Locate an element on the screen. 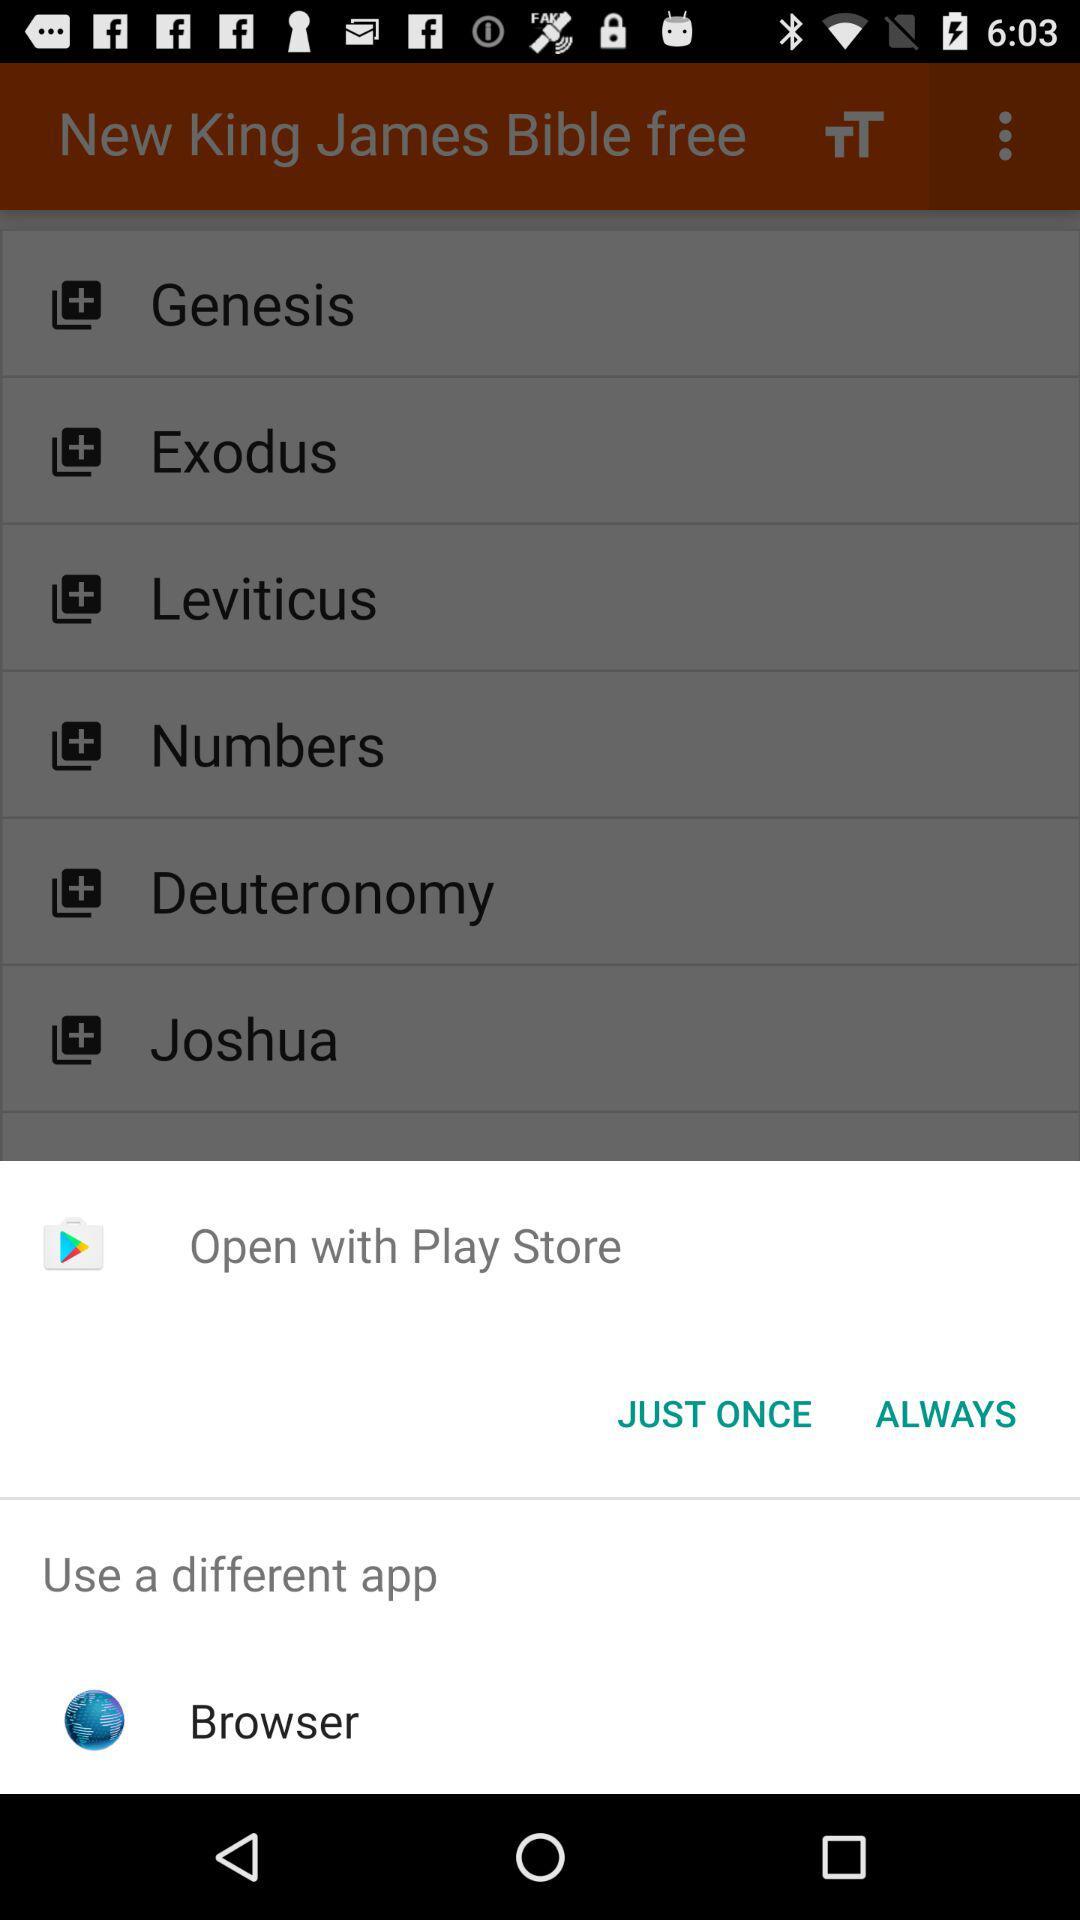 This screenshot has width=1080, height=1920. item above browser item is located at coordinates (540, 1572).